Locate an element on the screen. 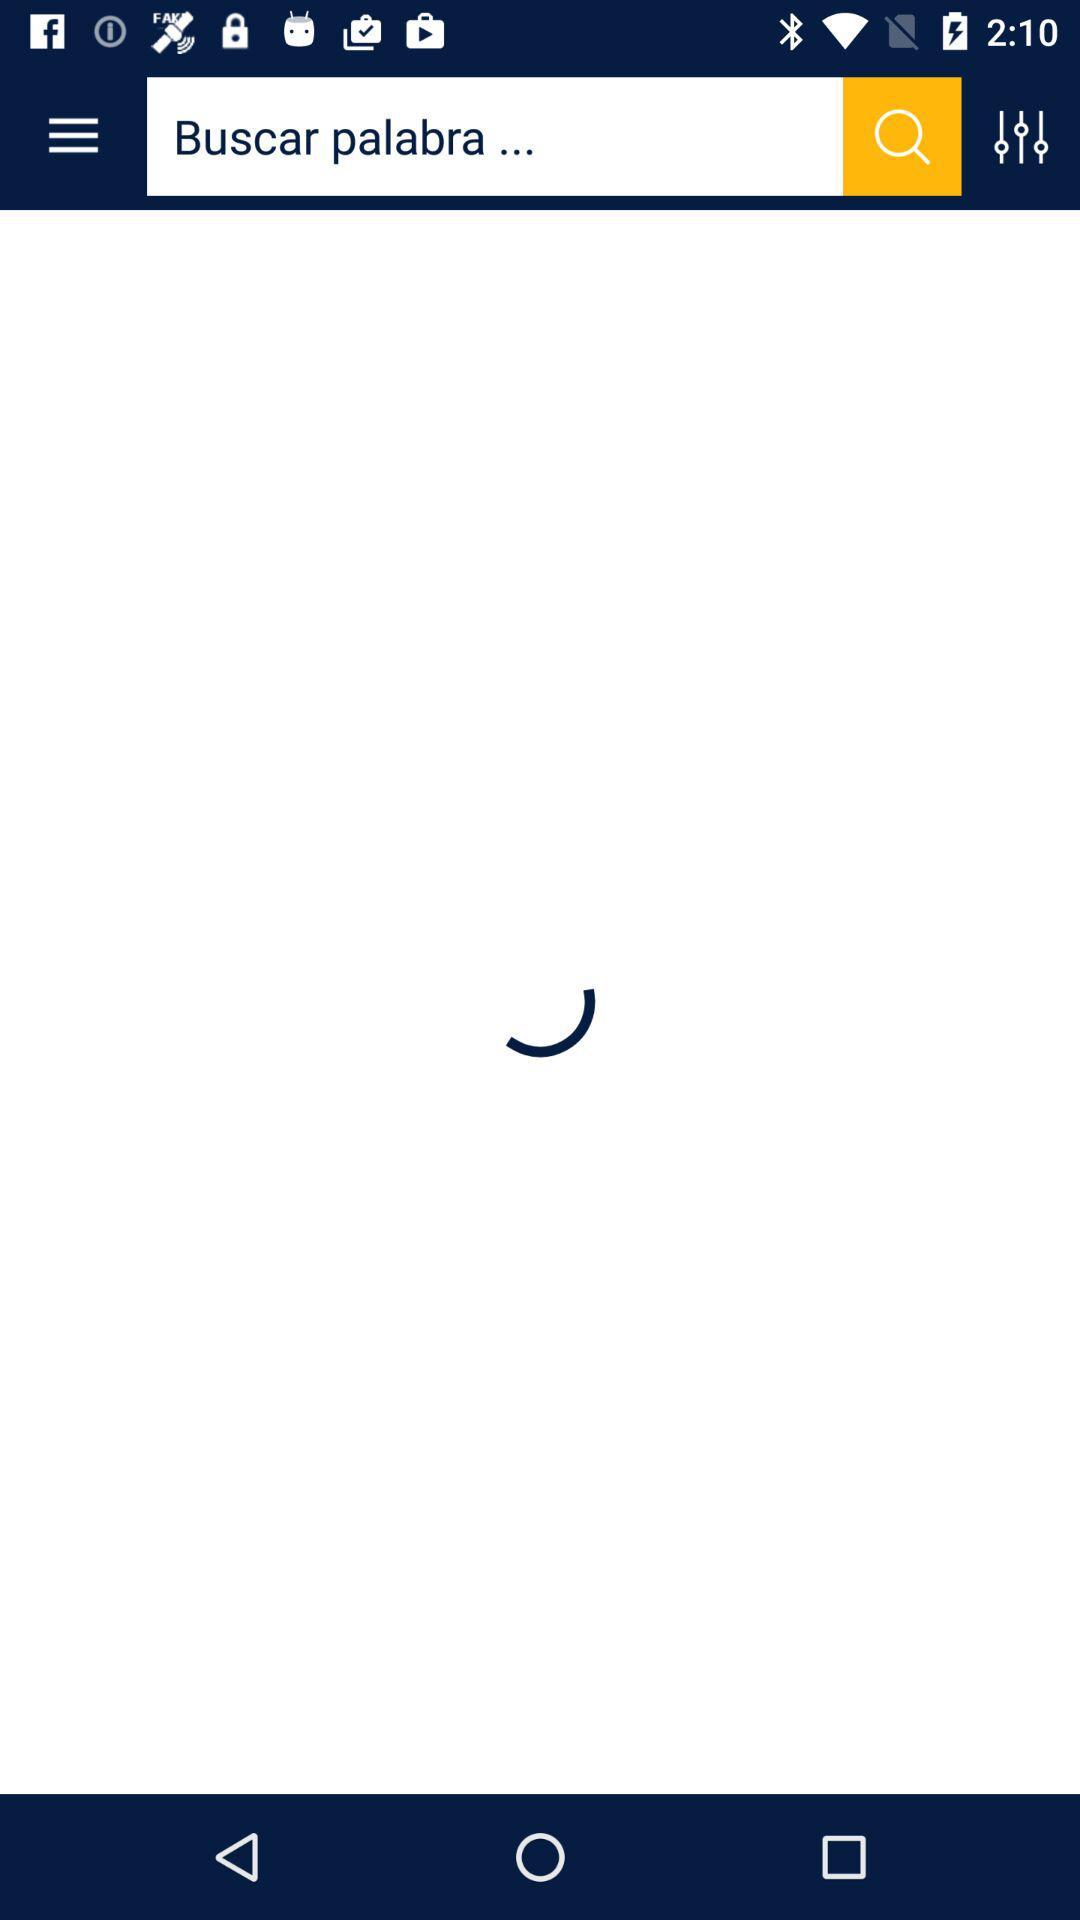 This screenshot has width=1080, height=1920. the icon at the top left corner is located at coordinates (72, 135).